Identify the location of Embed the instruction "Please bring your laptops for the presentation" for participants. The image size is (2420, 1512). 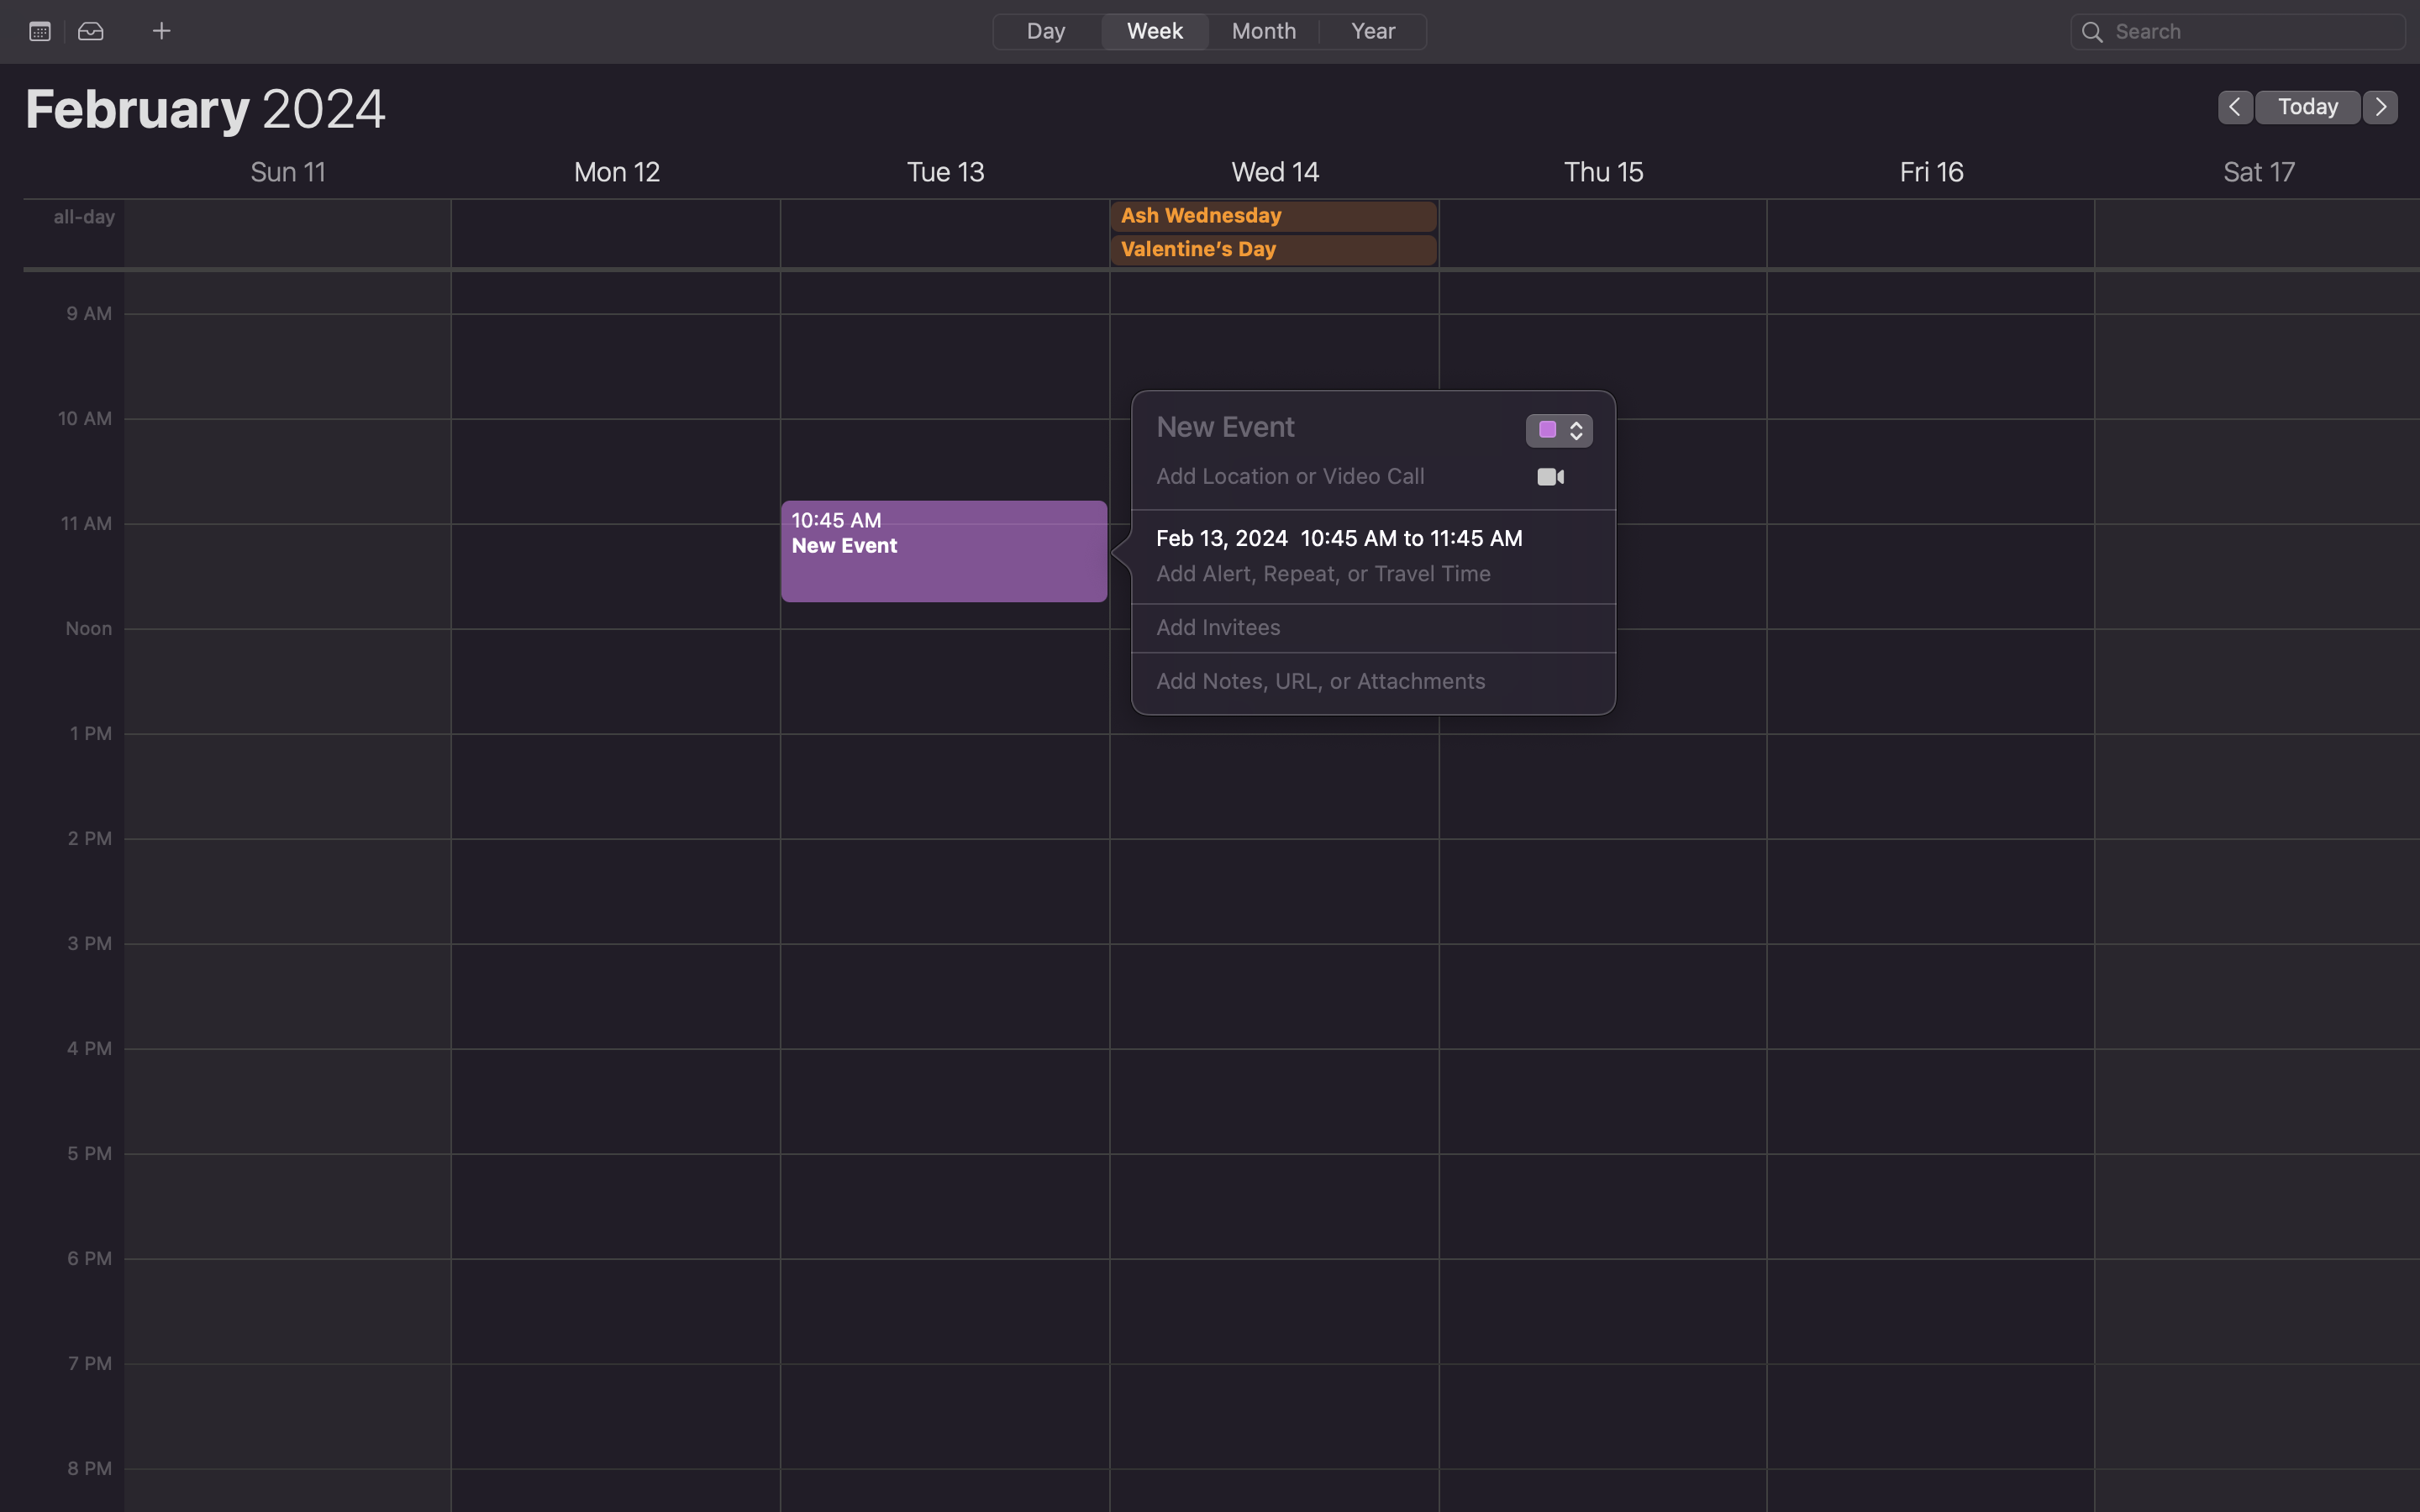
(1351, 682).